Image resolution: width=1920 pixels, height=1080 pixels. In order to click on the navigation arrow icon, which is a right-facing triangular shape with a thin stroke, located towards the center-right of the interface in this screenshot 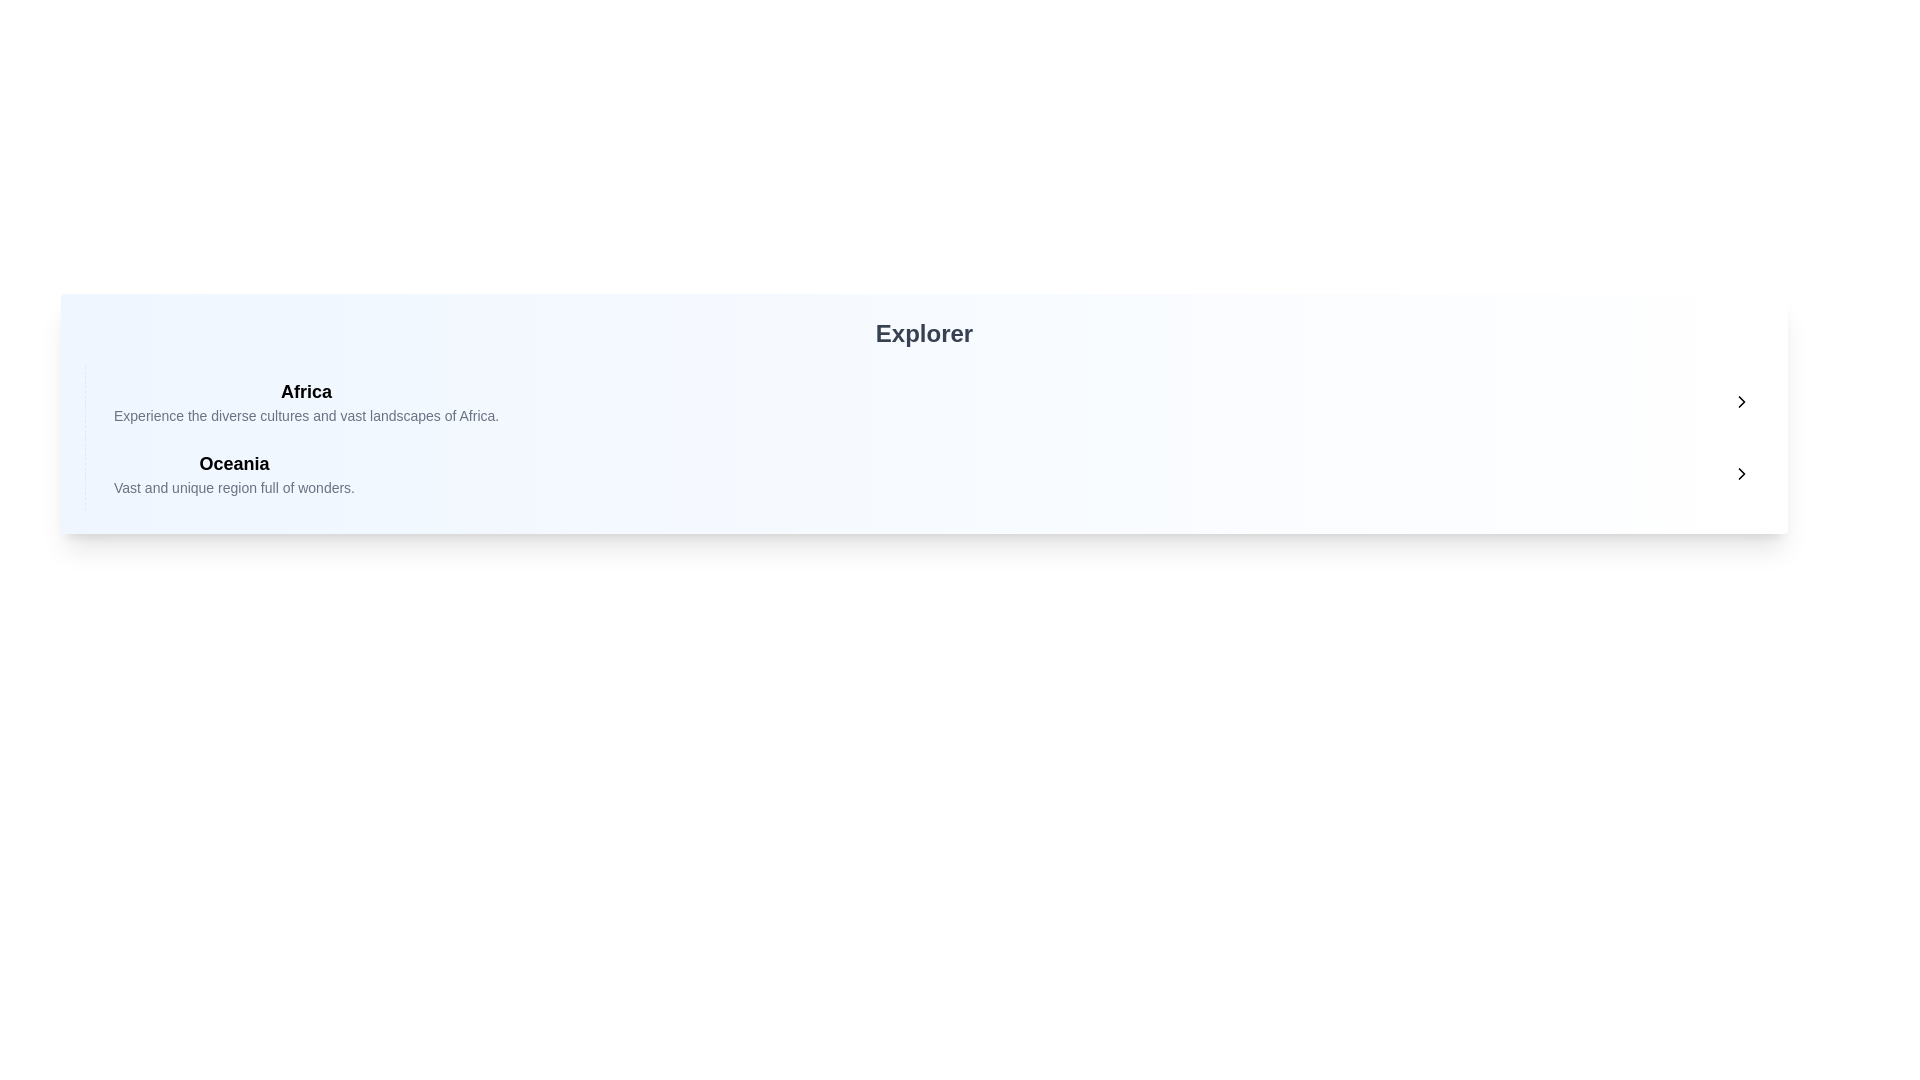, I will do `click(1741, 474)`.